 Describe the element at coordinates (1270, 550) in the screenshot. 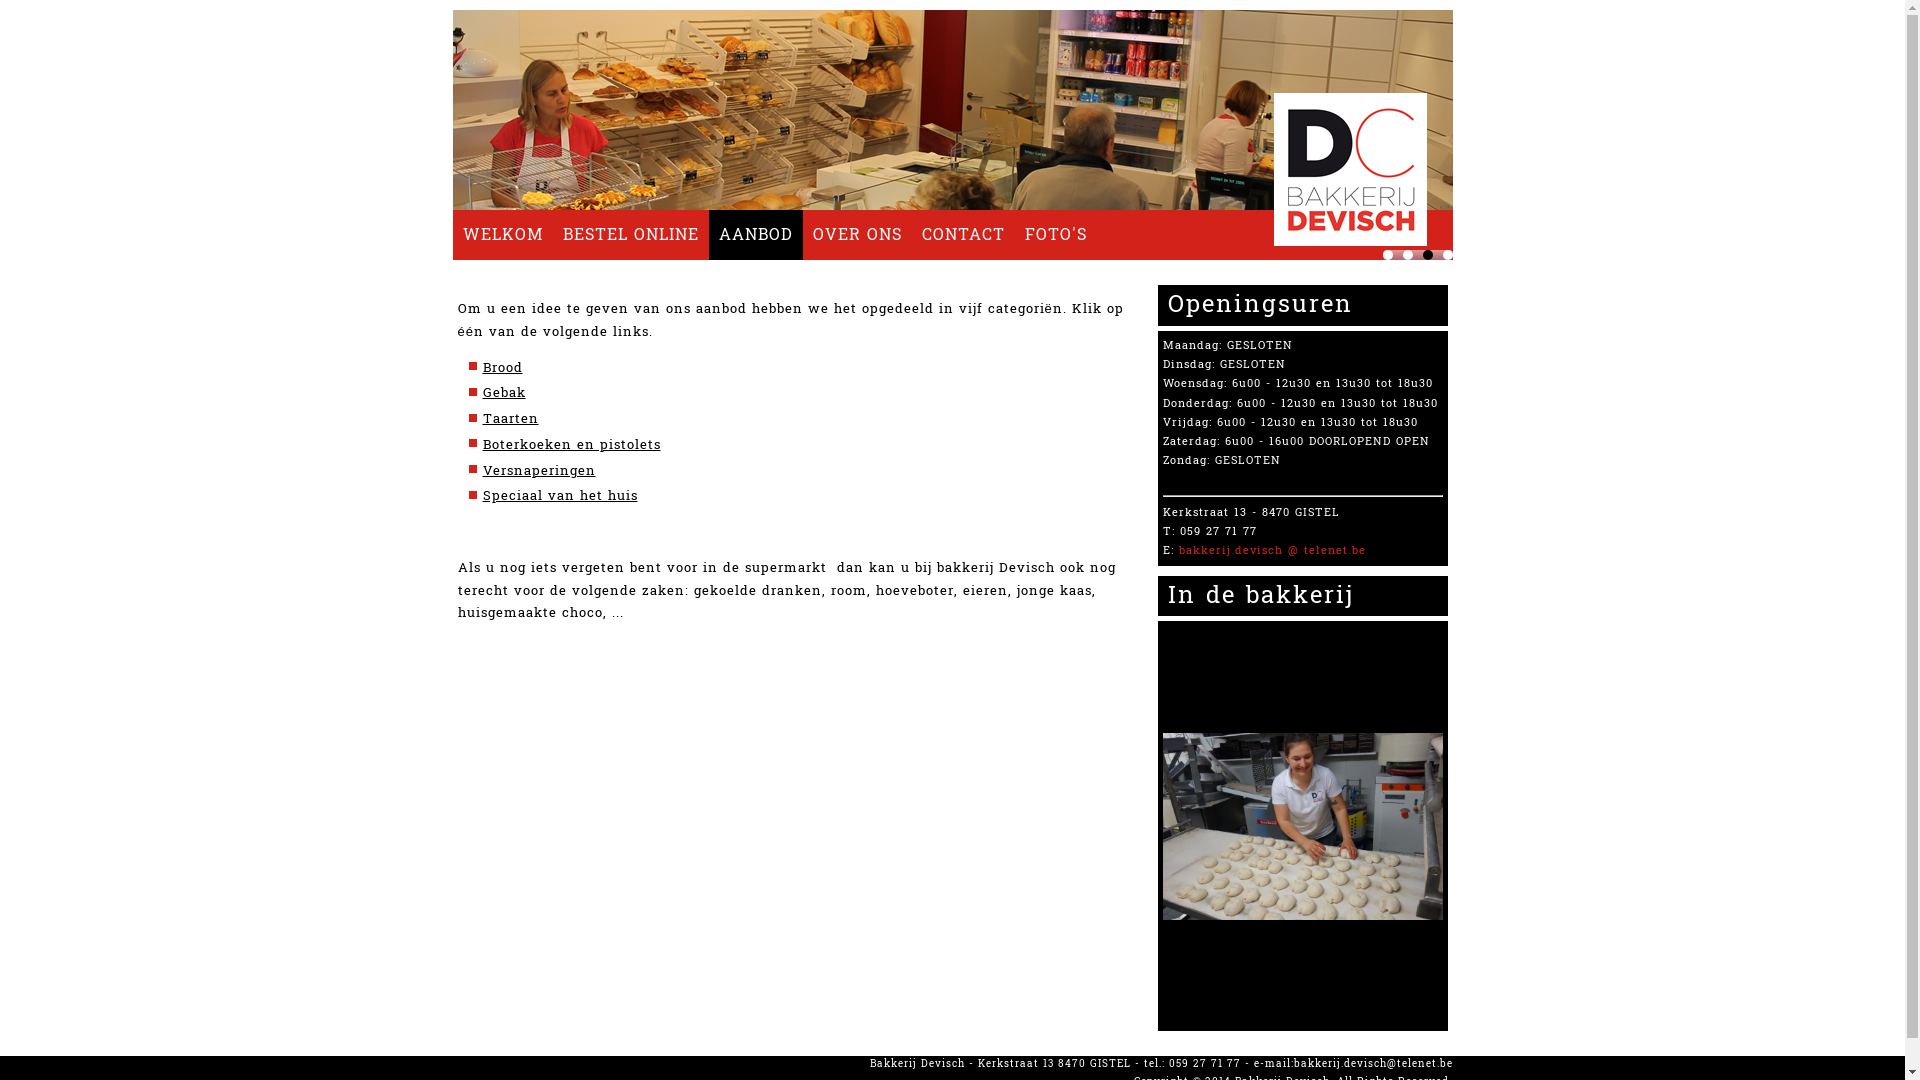

I see `'bakkerij.devisch @ telenet.be'` at that location.